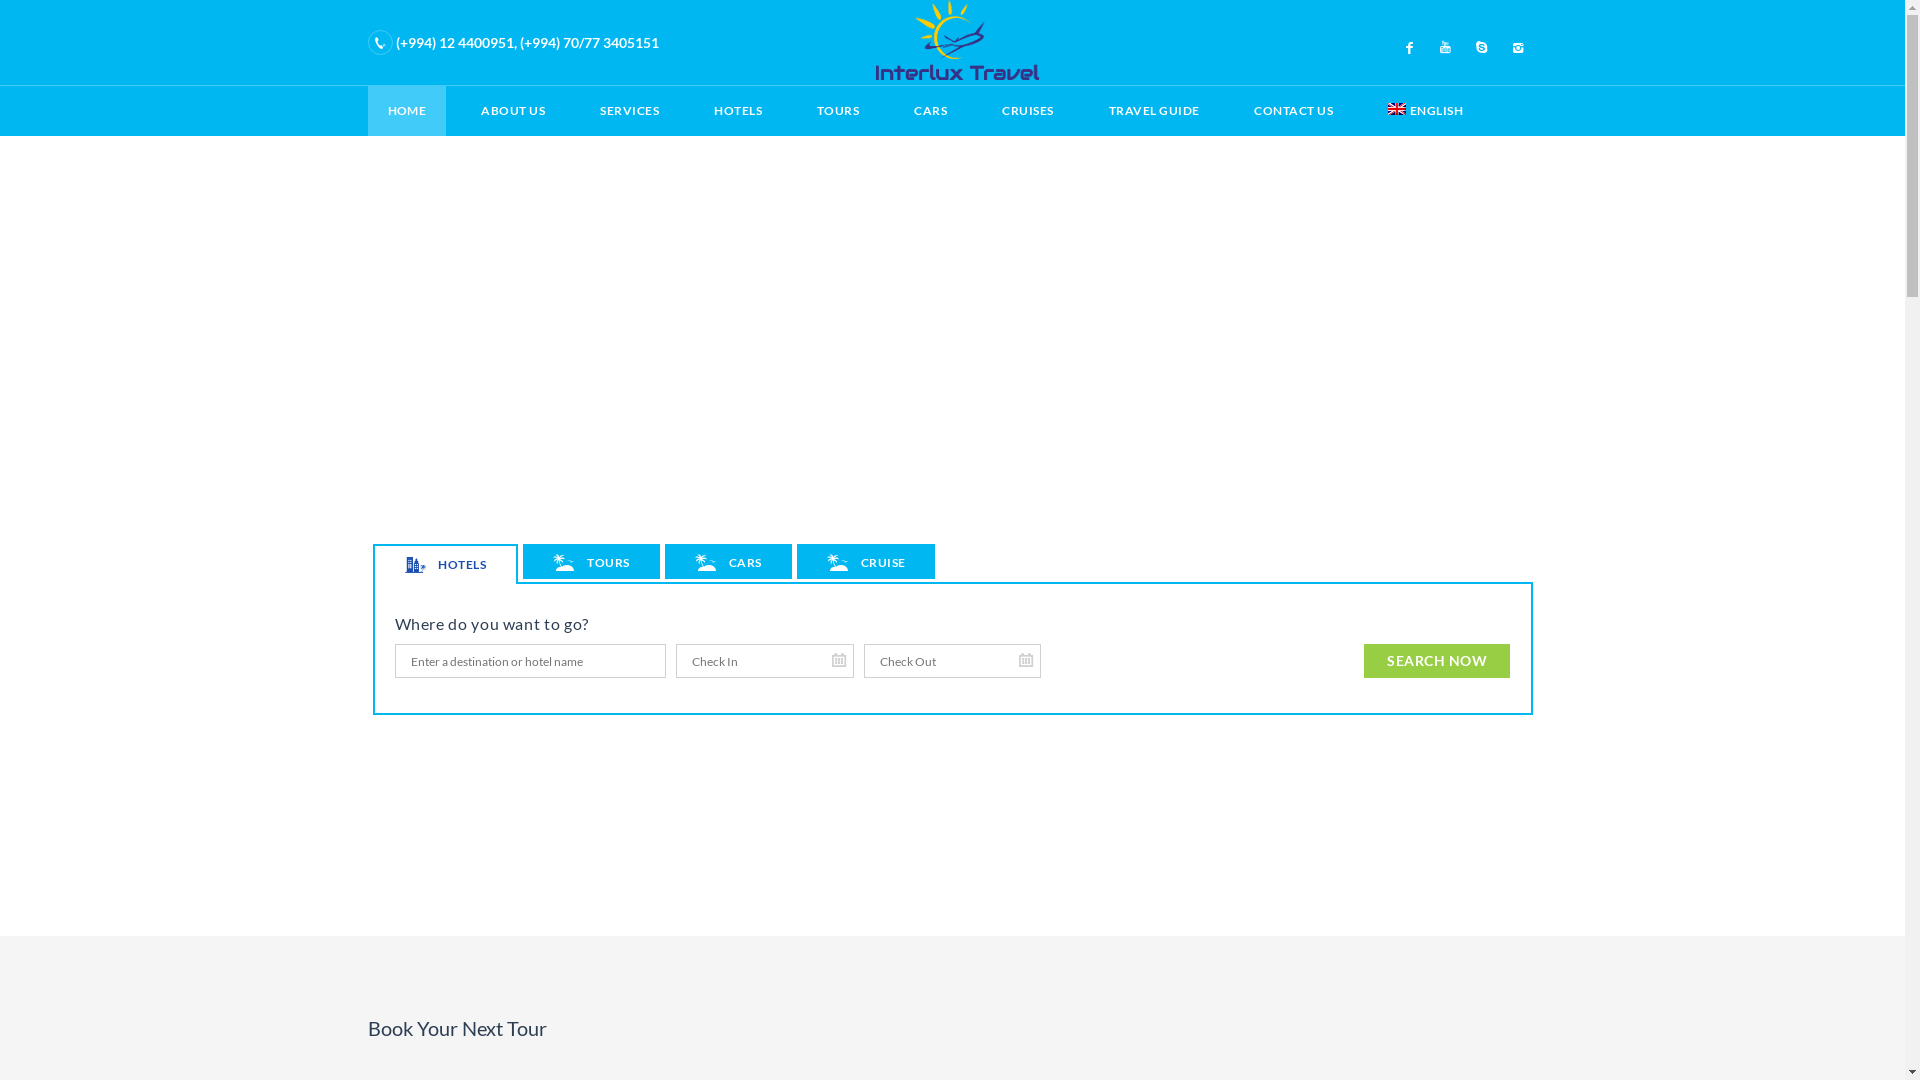 This screenshot has height=1080, width=1920. What do you see at coordinates (1367, 111) in the screenshot?
I see `'ENGLISH'` at bounding box center [1367, 111].